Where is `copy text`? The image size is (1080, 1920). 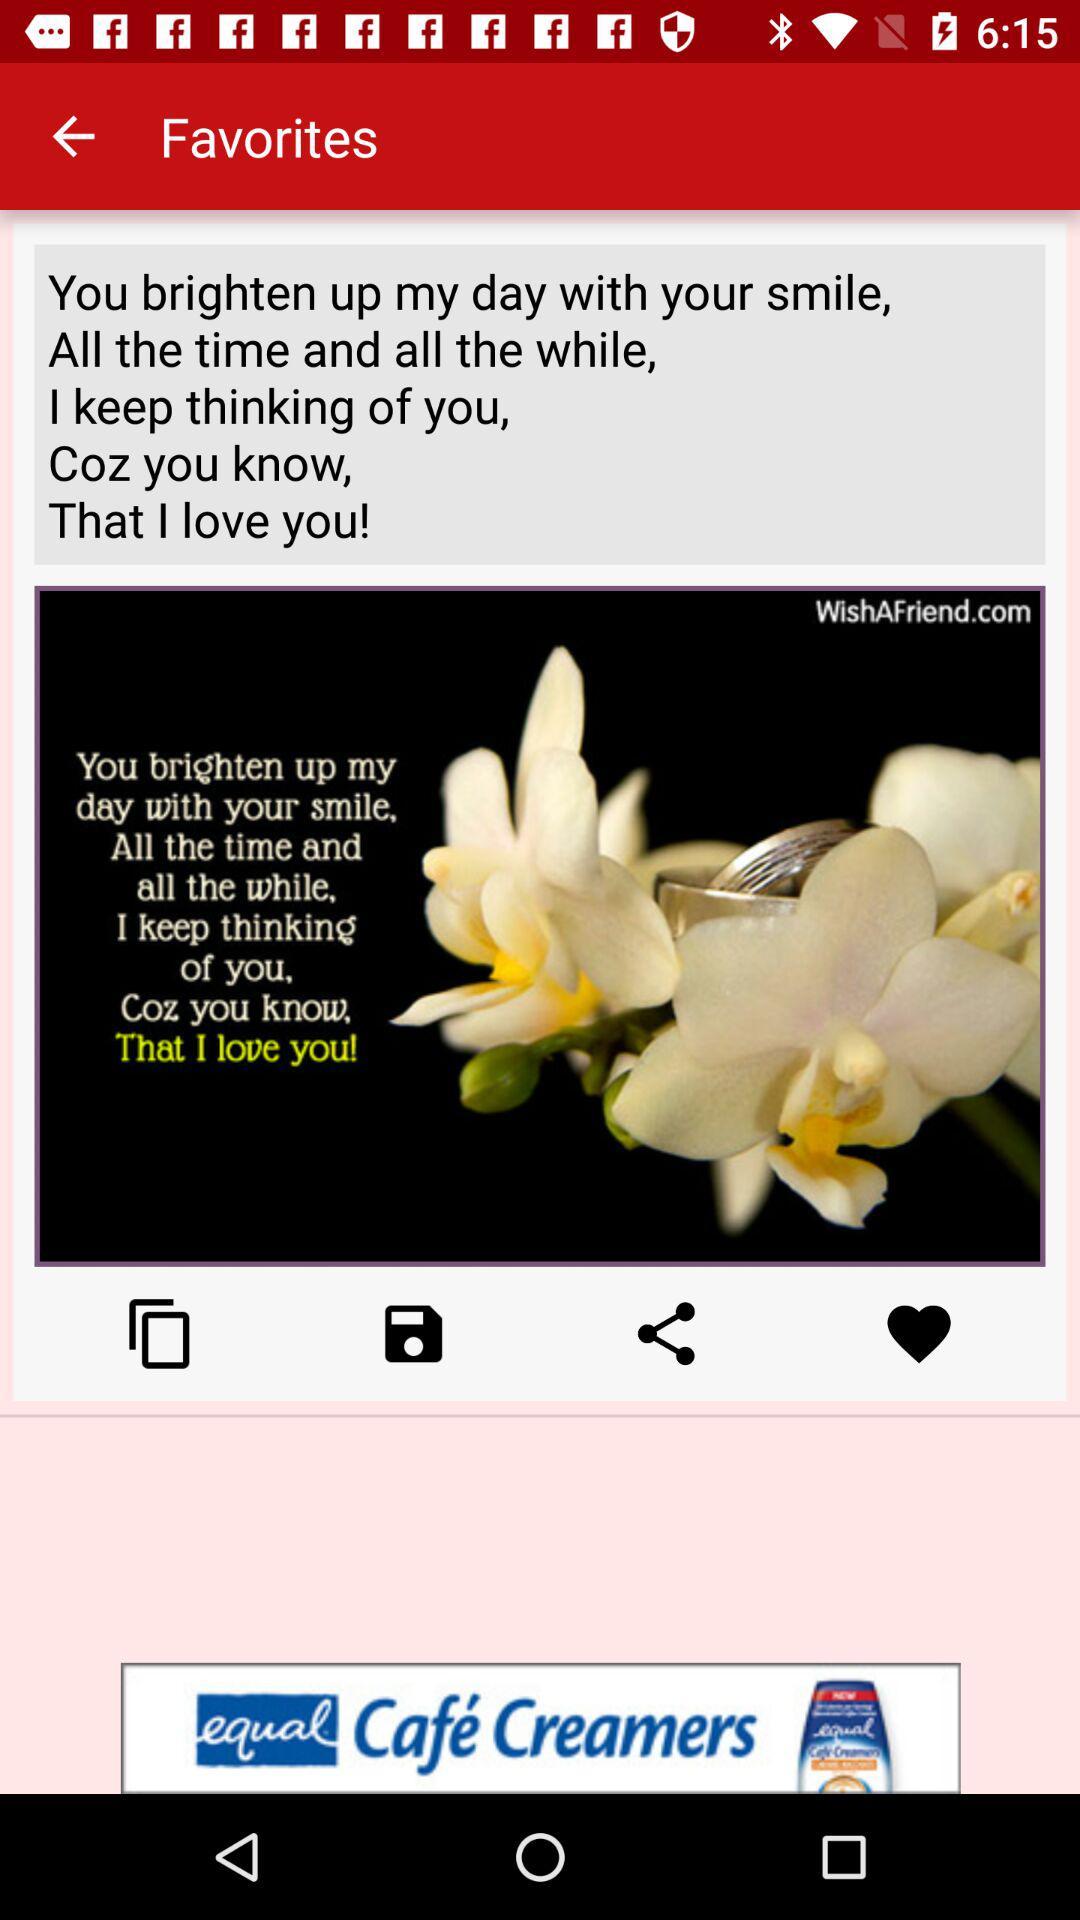
copy text is located at coordinates (159, 1333).